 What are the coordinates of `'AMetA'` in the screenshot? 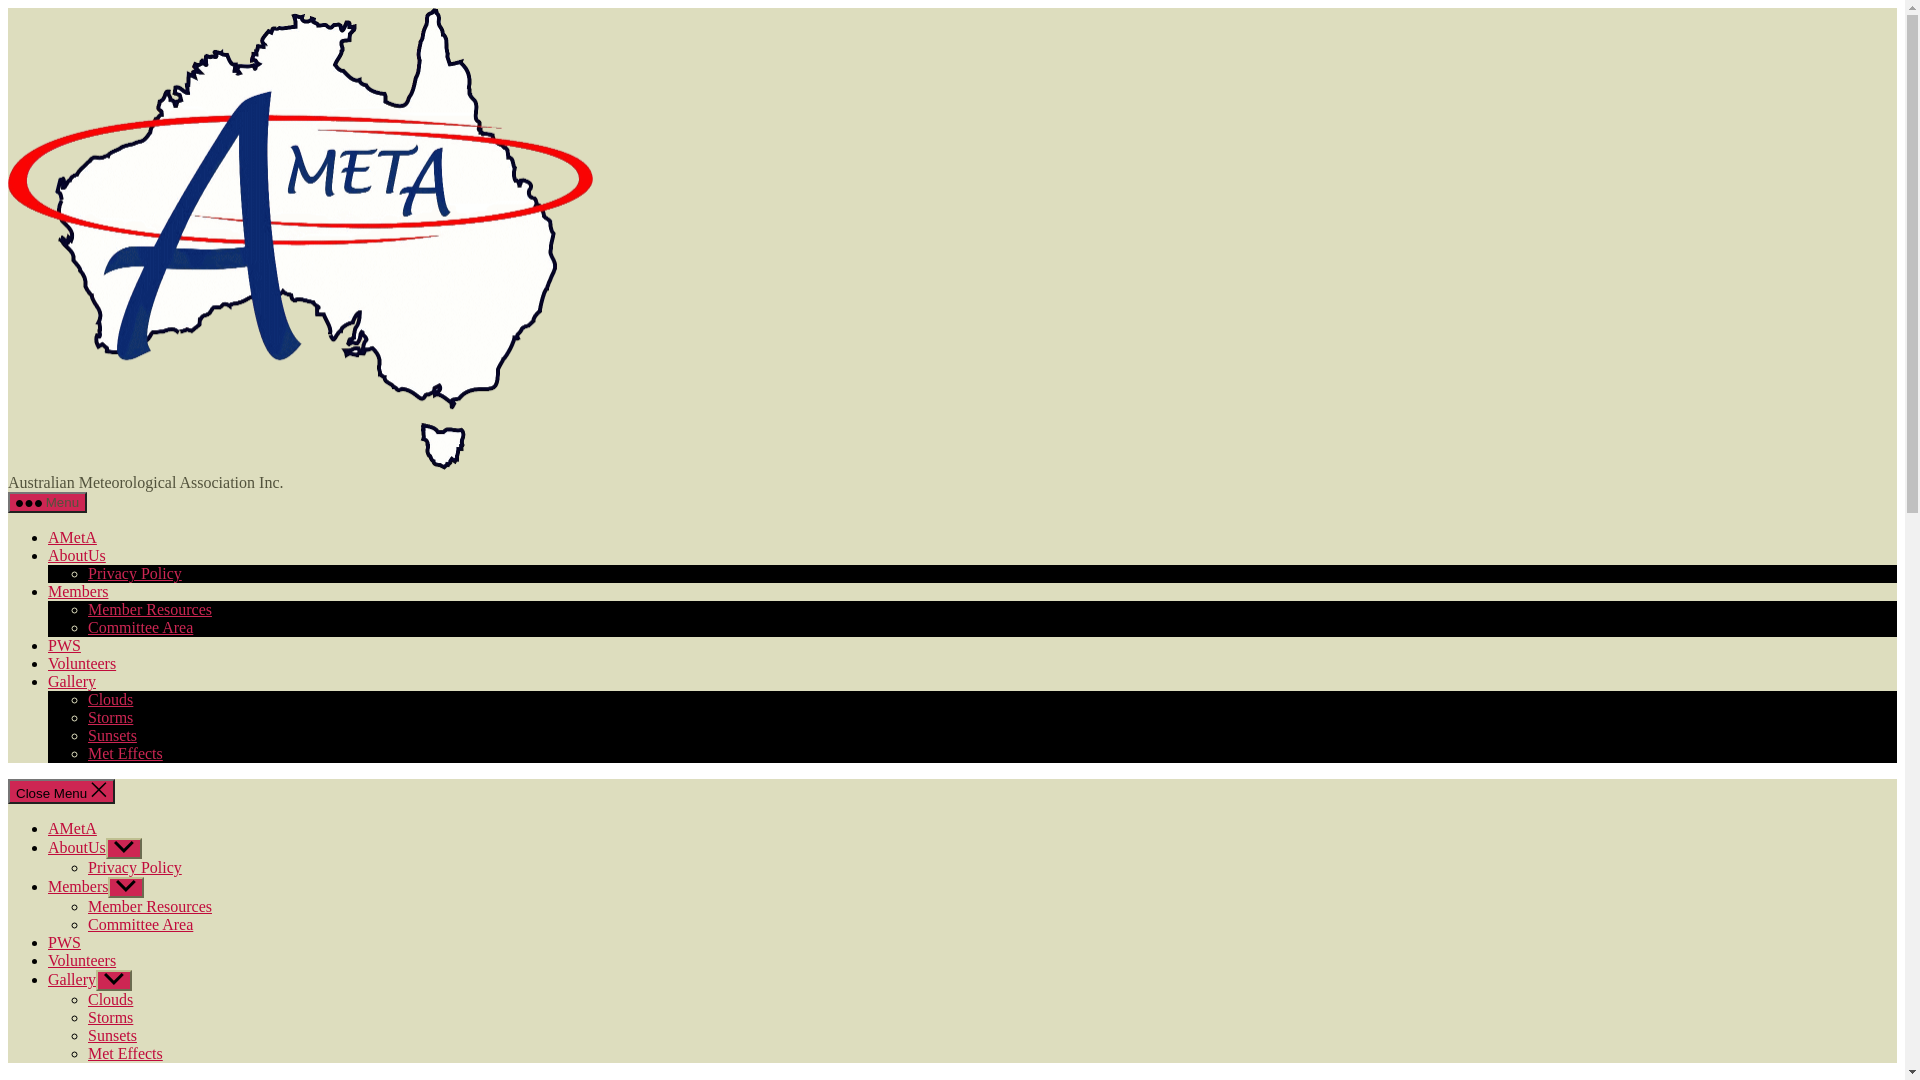 It's located at (48, 536).